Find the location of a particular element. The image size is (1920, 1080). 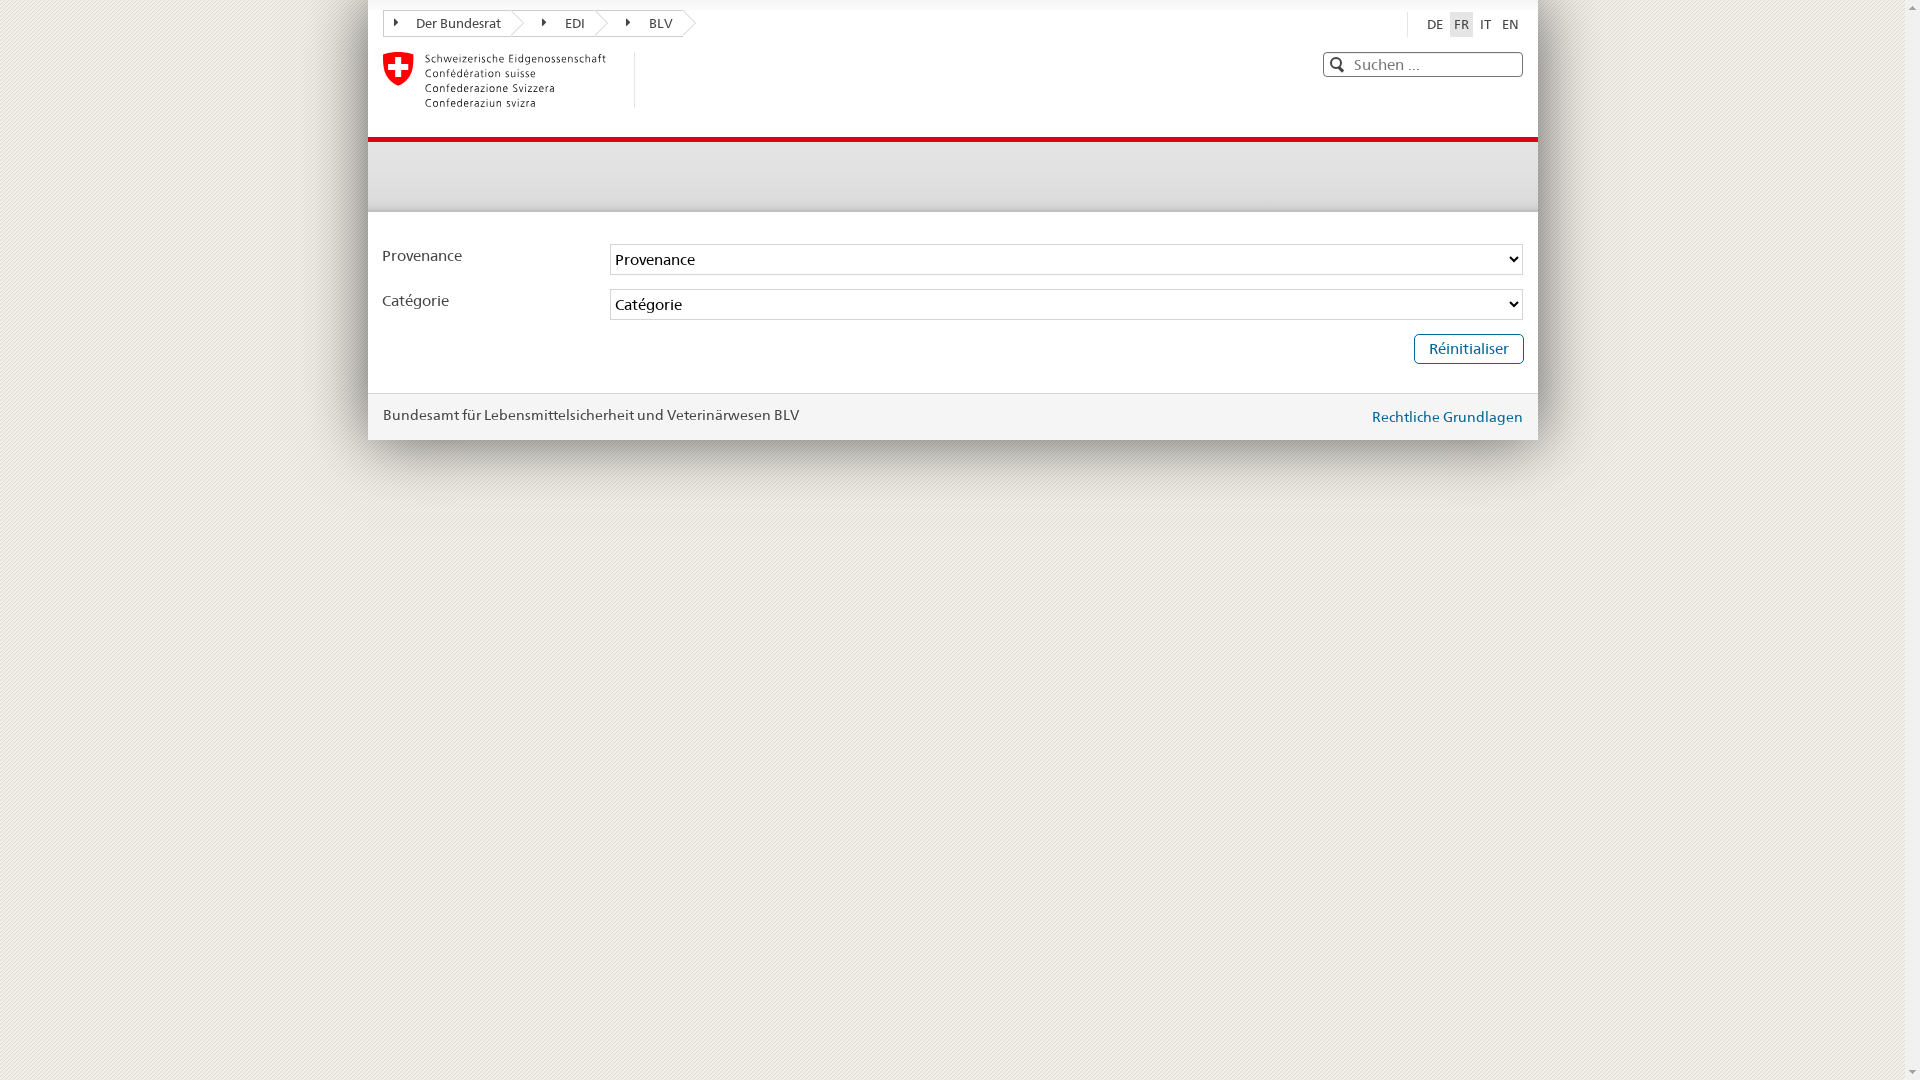

'Der Bundesrat' is located at coordinates (445, 23).